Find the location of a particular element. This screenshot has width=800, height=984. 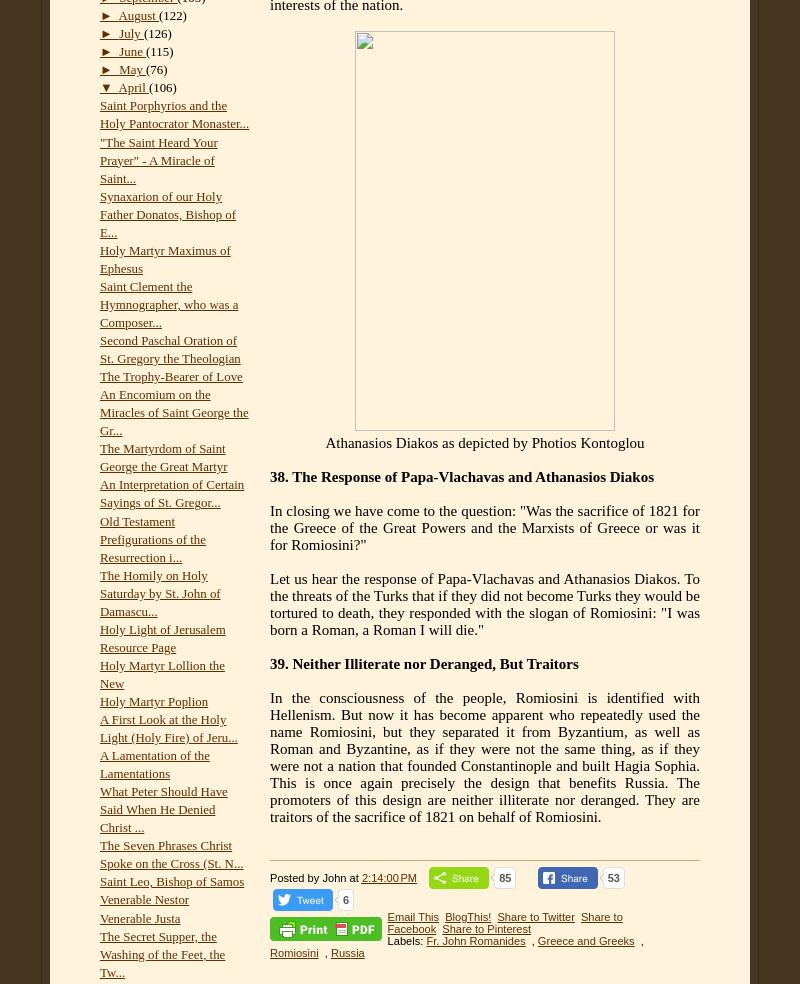

'38. The Response of Papa-Vlachavas and Athanasios Diakos' is located at coordinates (460, 477).